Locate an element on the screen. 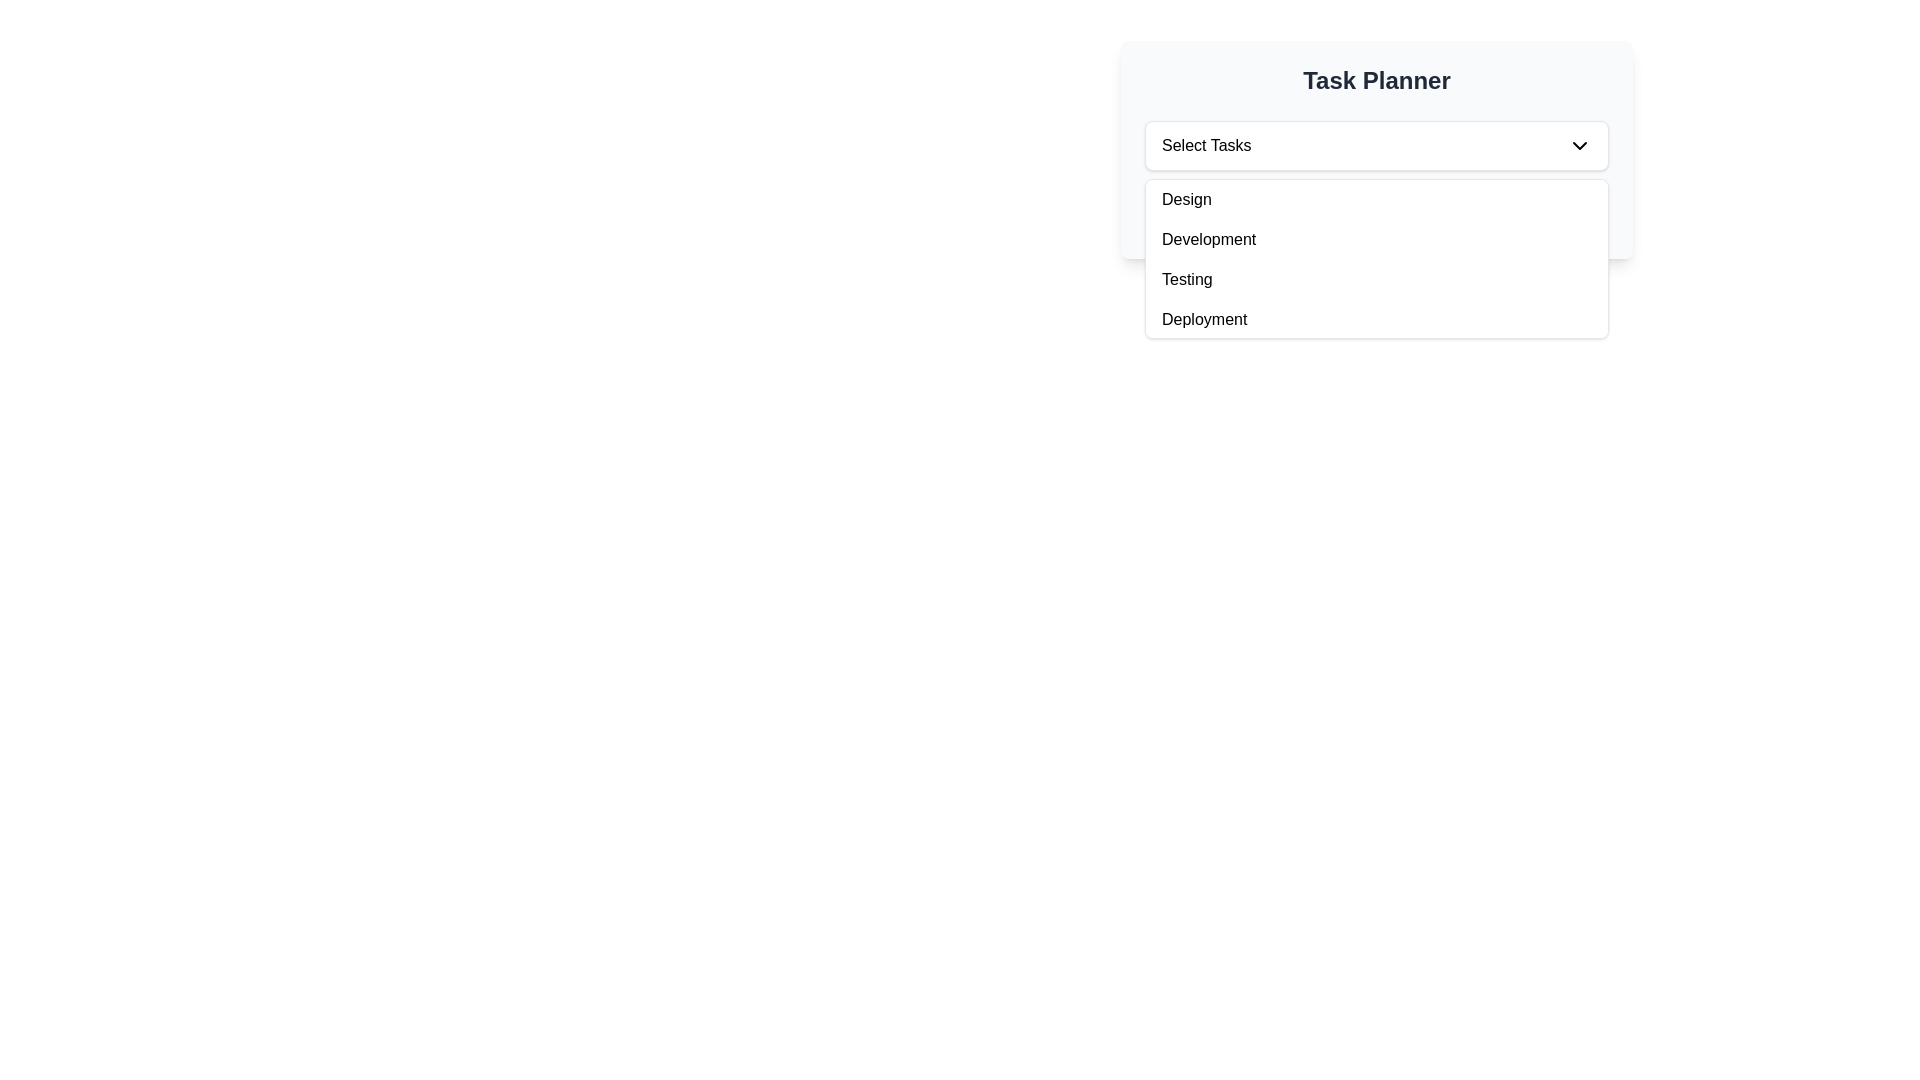  the title text label at the top-center of the task planner interface, which provides context to the displayed options is located at coordinates (1376, 80).